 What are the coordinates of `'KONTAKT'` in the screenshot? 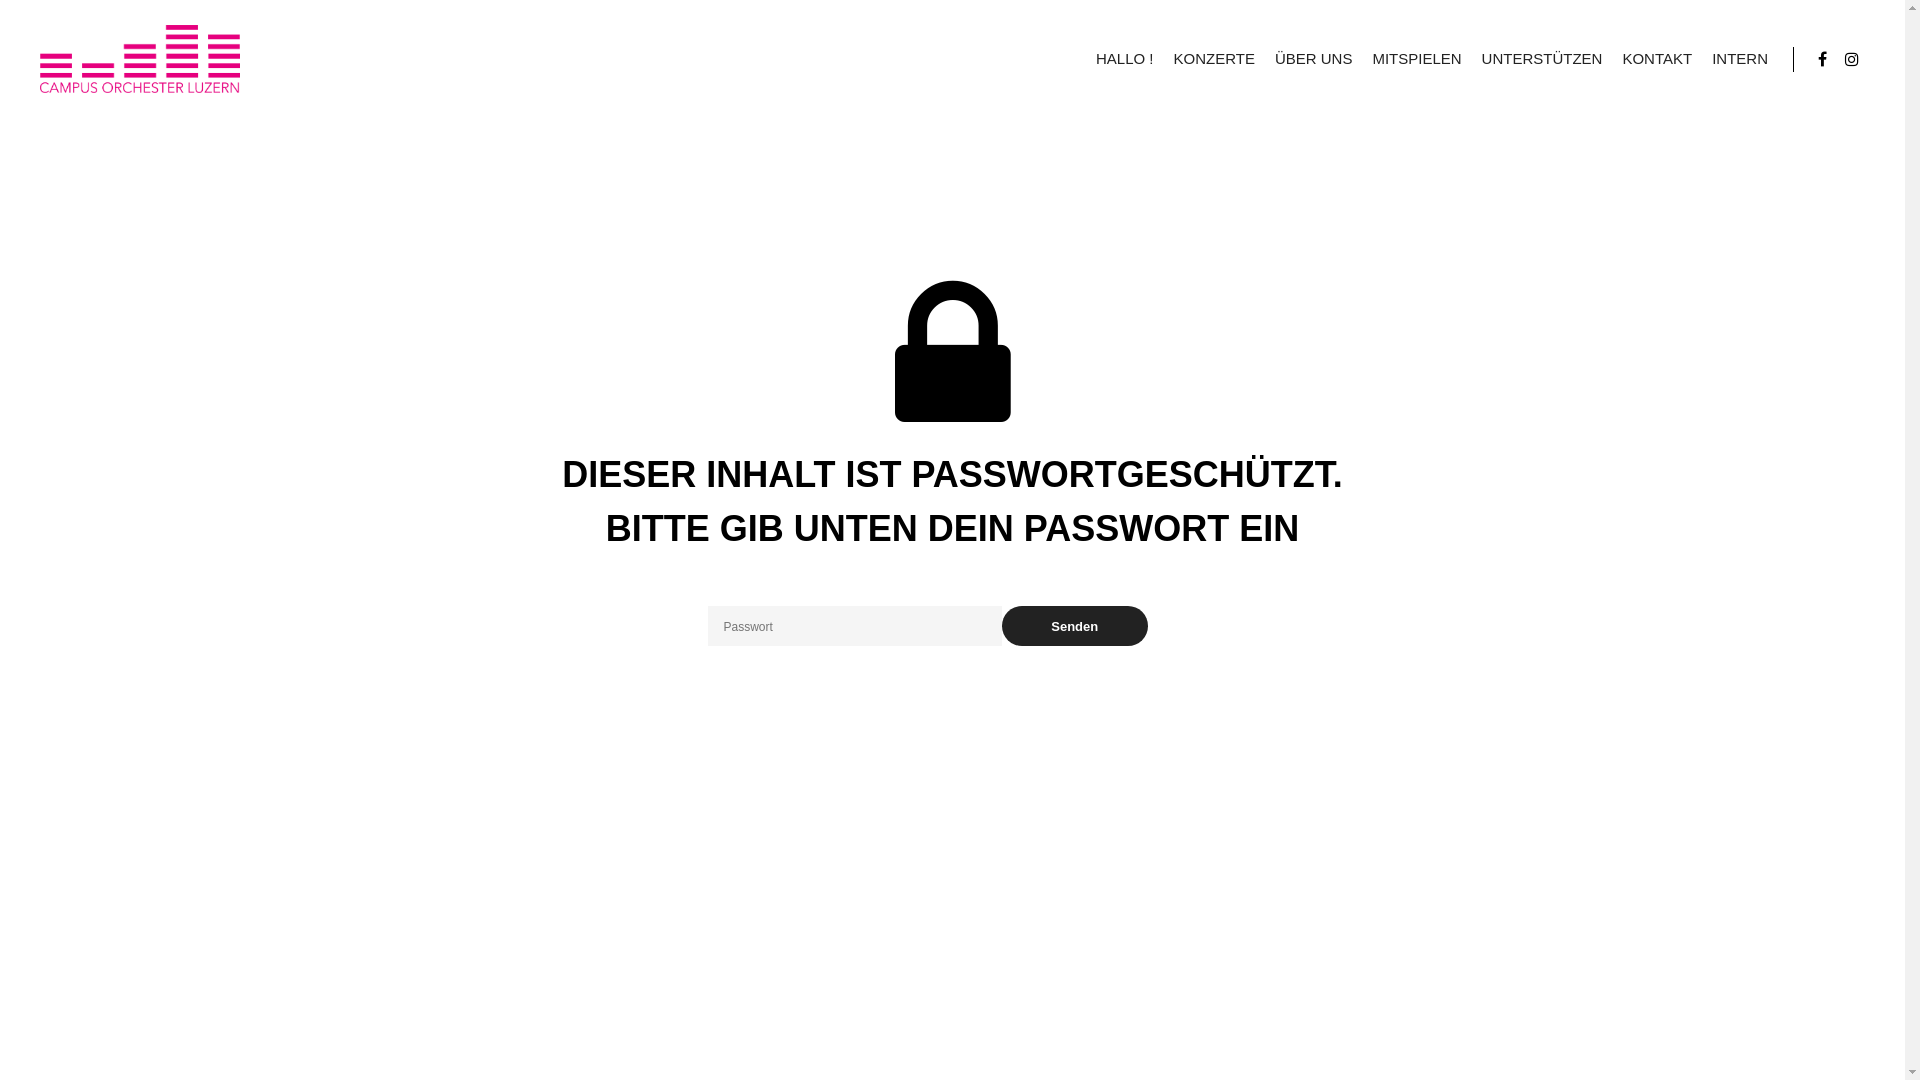 It's located at (1656, 57).